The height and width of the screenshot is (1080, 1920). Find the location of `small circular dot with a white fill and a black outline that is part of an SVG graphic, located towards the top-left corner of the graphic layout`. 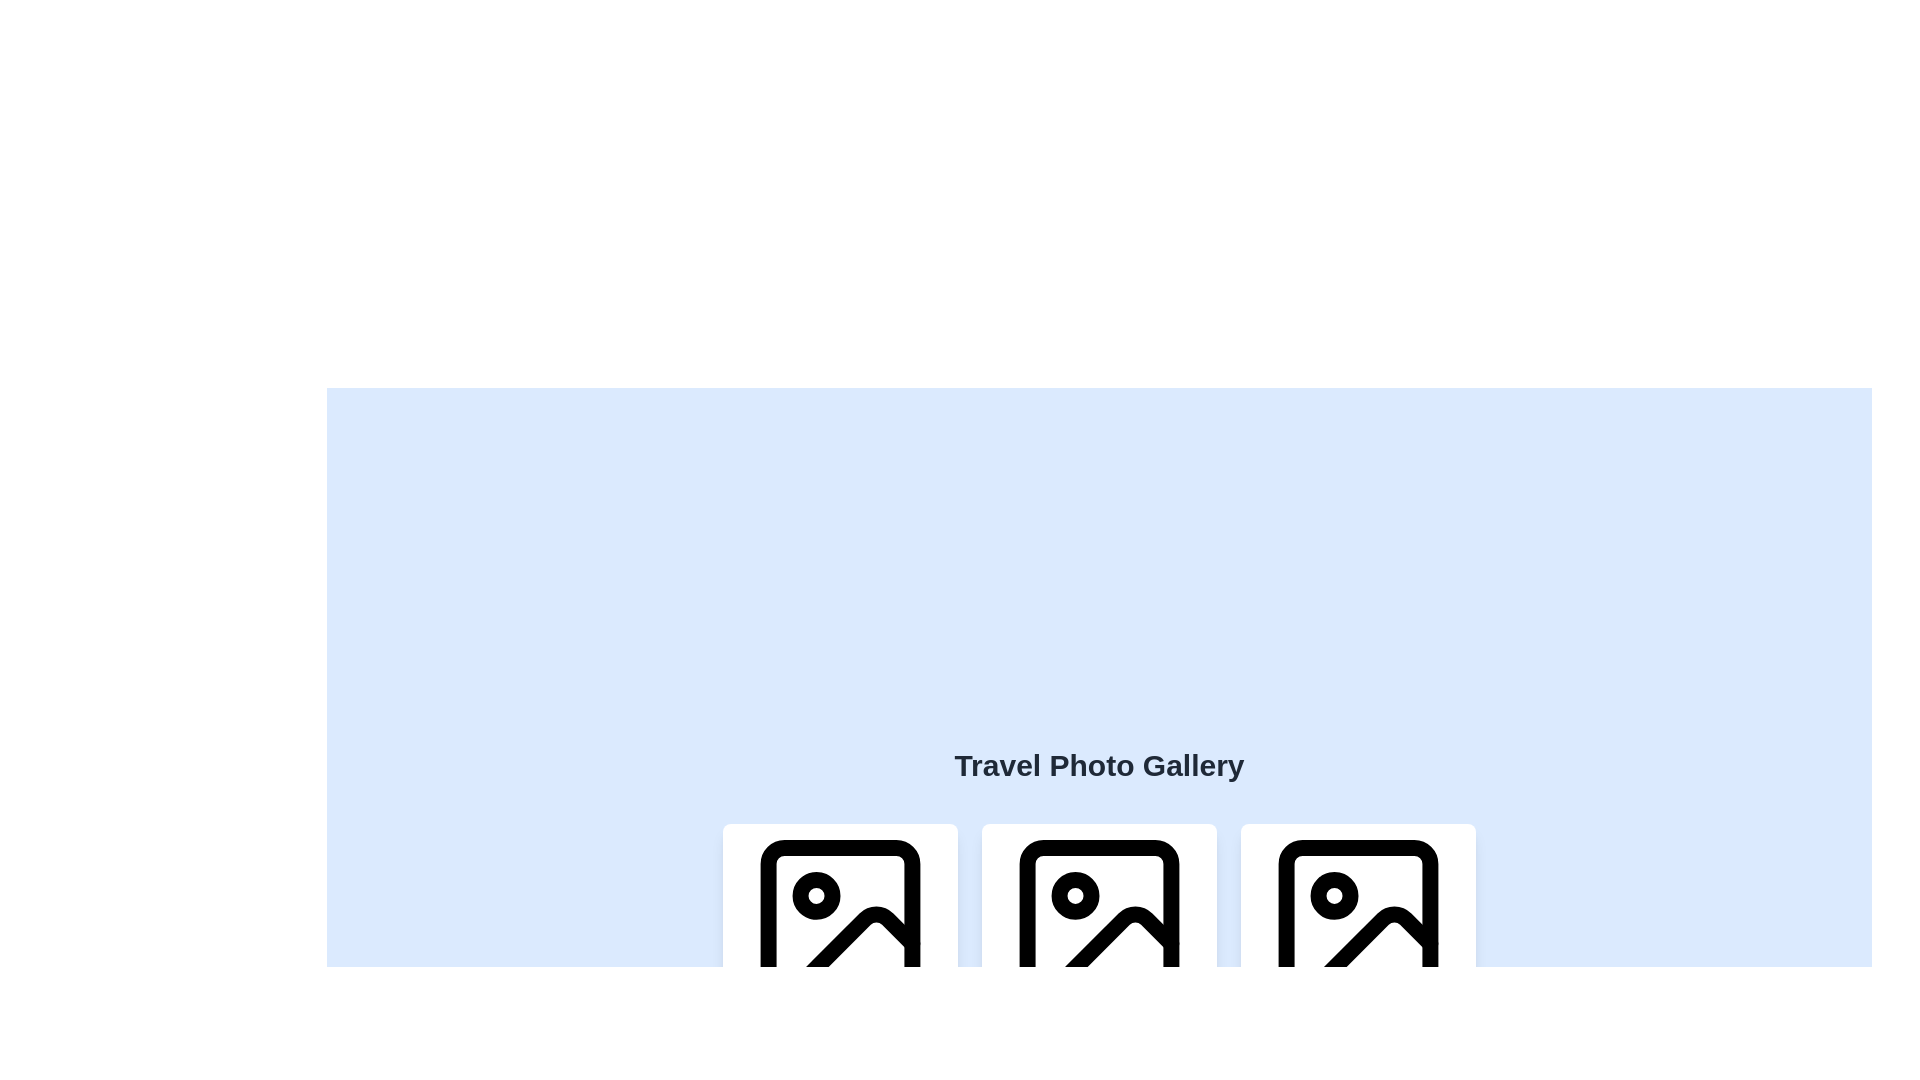

small circular dot with a white fill and a black outline that is part of an SVG graphic, located towards the top-left corner of the graphic layout is located at coordinates (1334, 894).